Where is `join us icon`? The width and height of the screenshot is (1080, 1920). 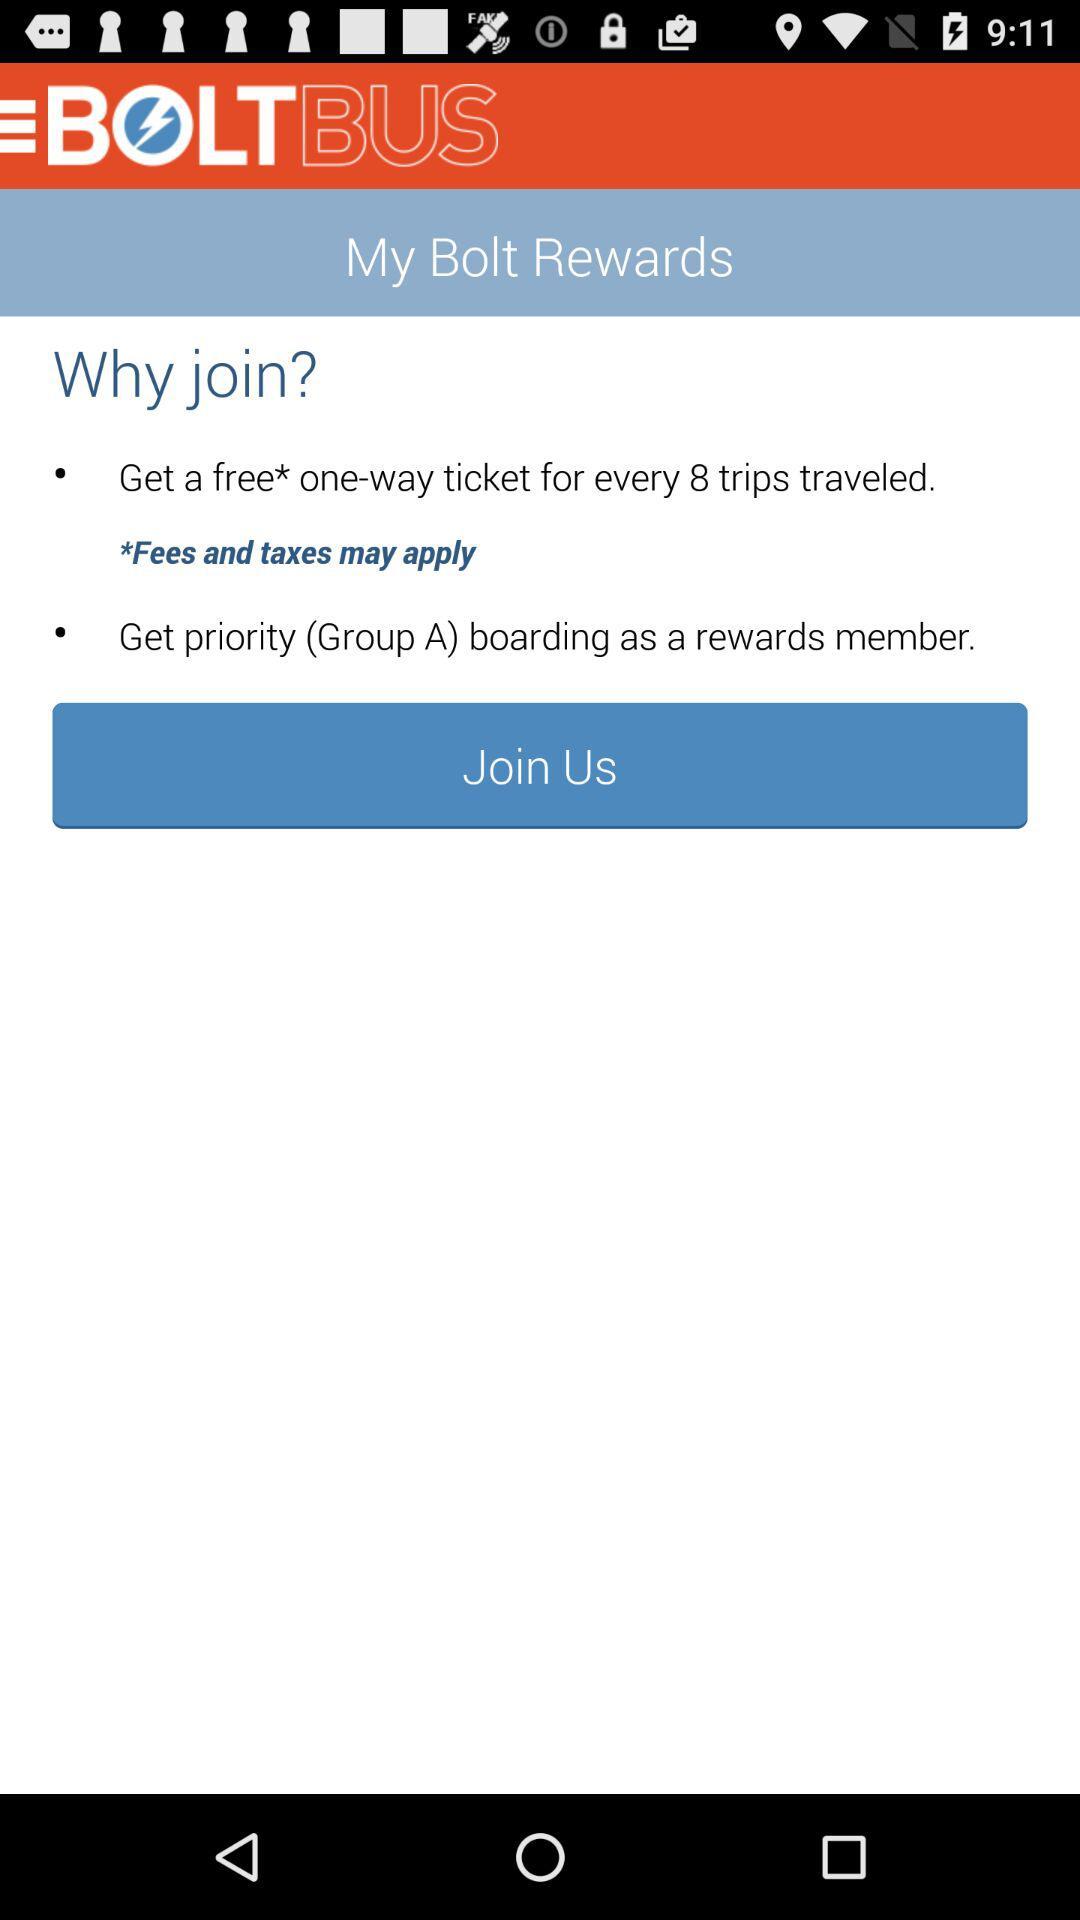
join us icon is located at coordinates (540, 764).